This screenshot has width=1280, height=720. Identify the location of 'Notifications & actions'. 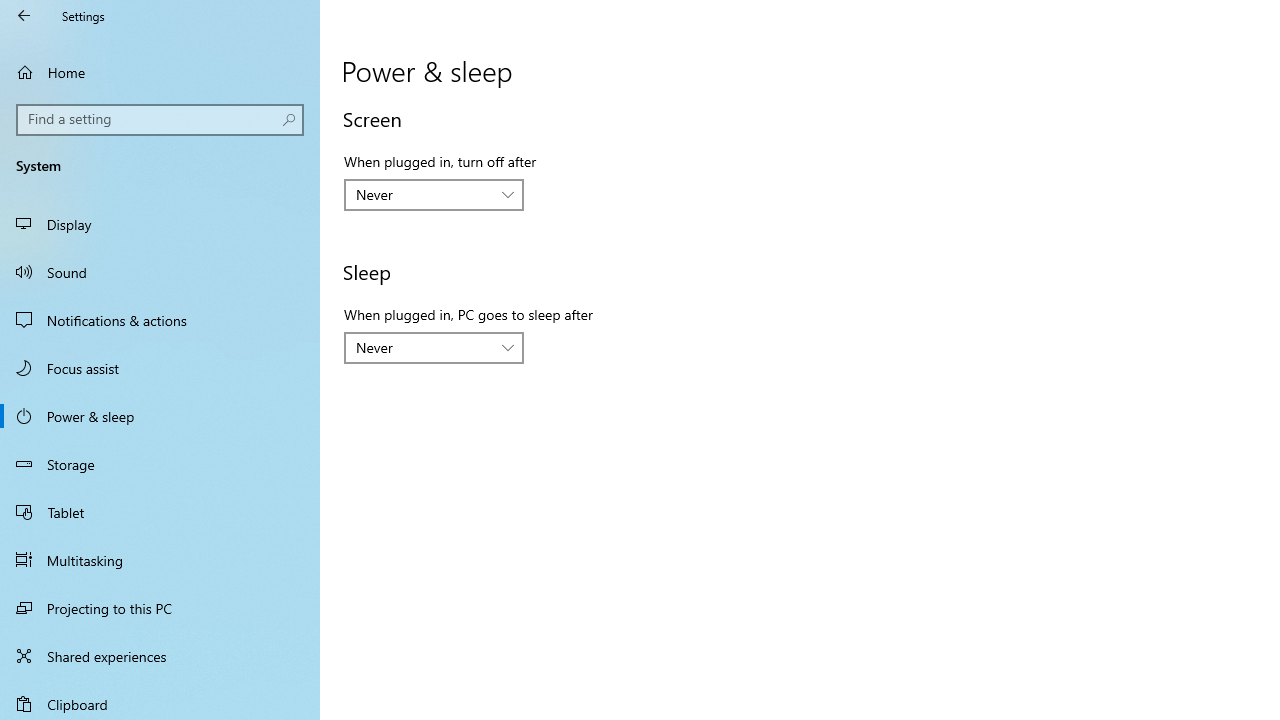
(160, 319).